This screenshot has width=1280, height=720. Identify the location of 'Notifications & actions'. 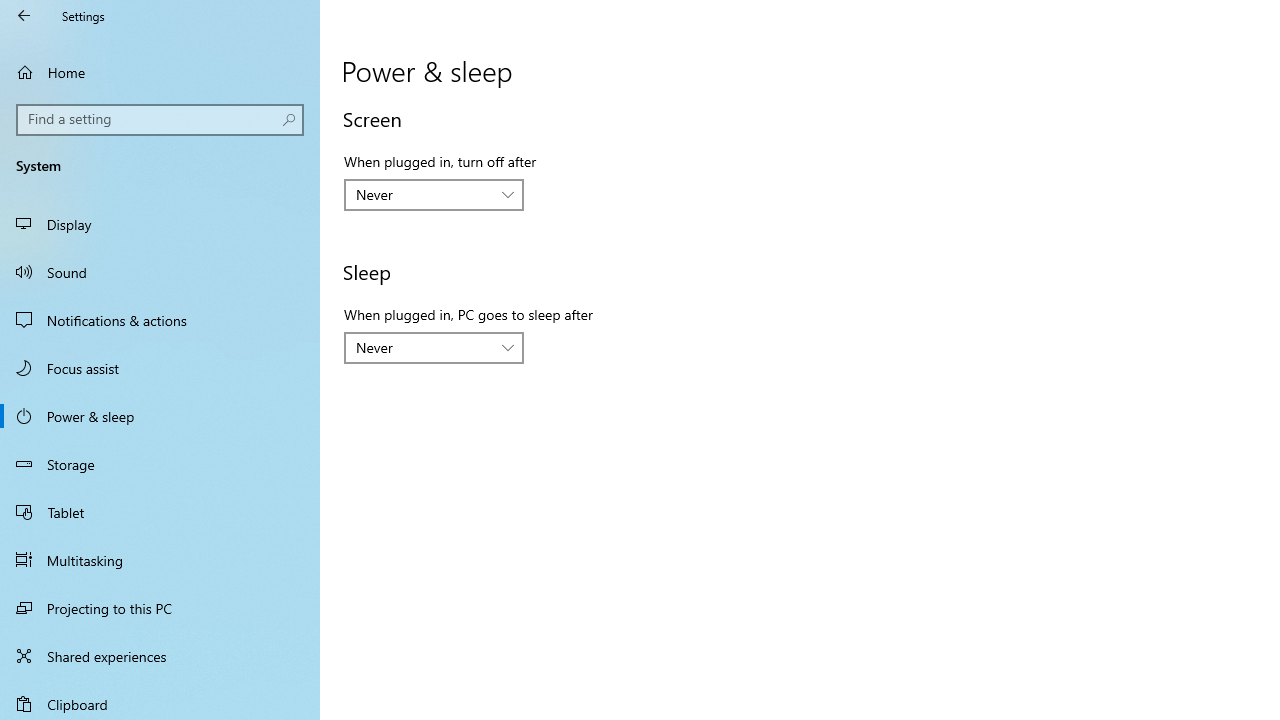
(160, 319).